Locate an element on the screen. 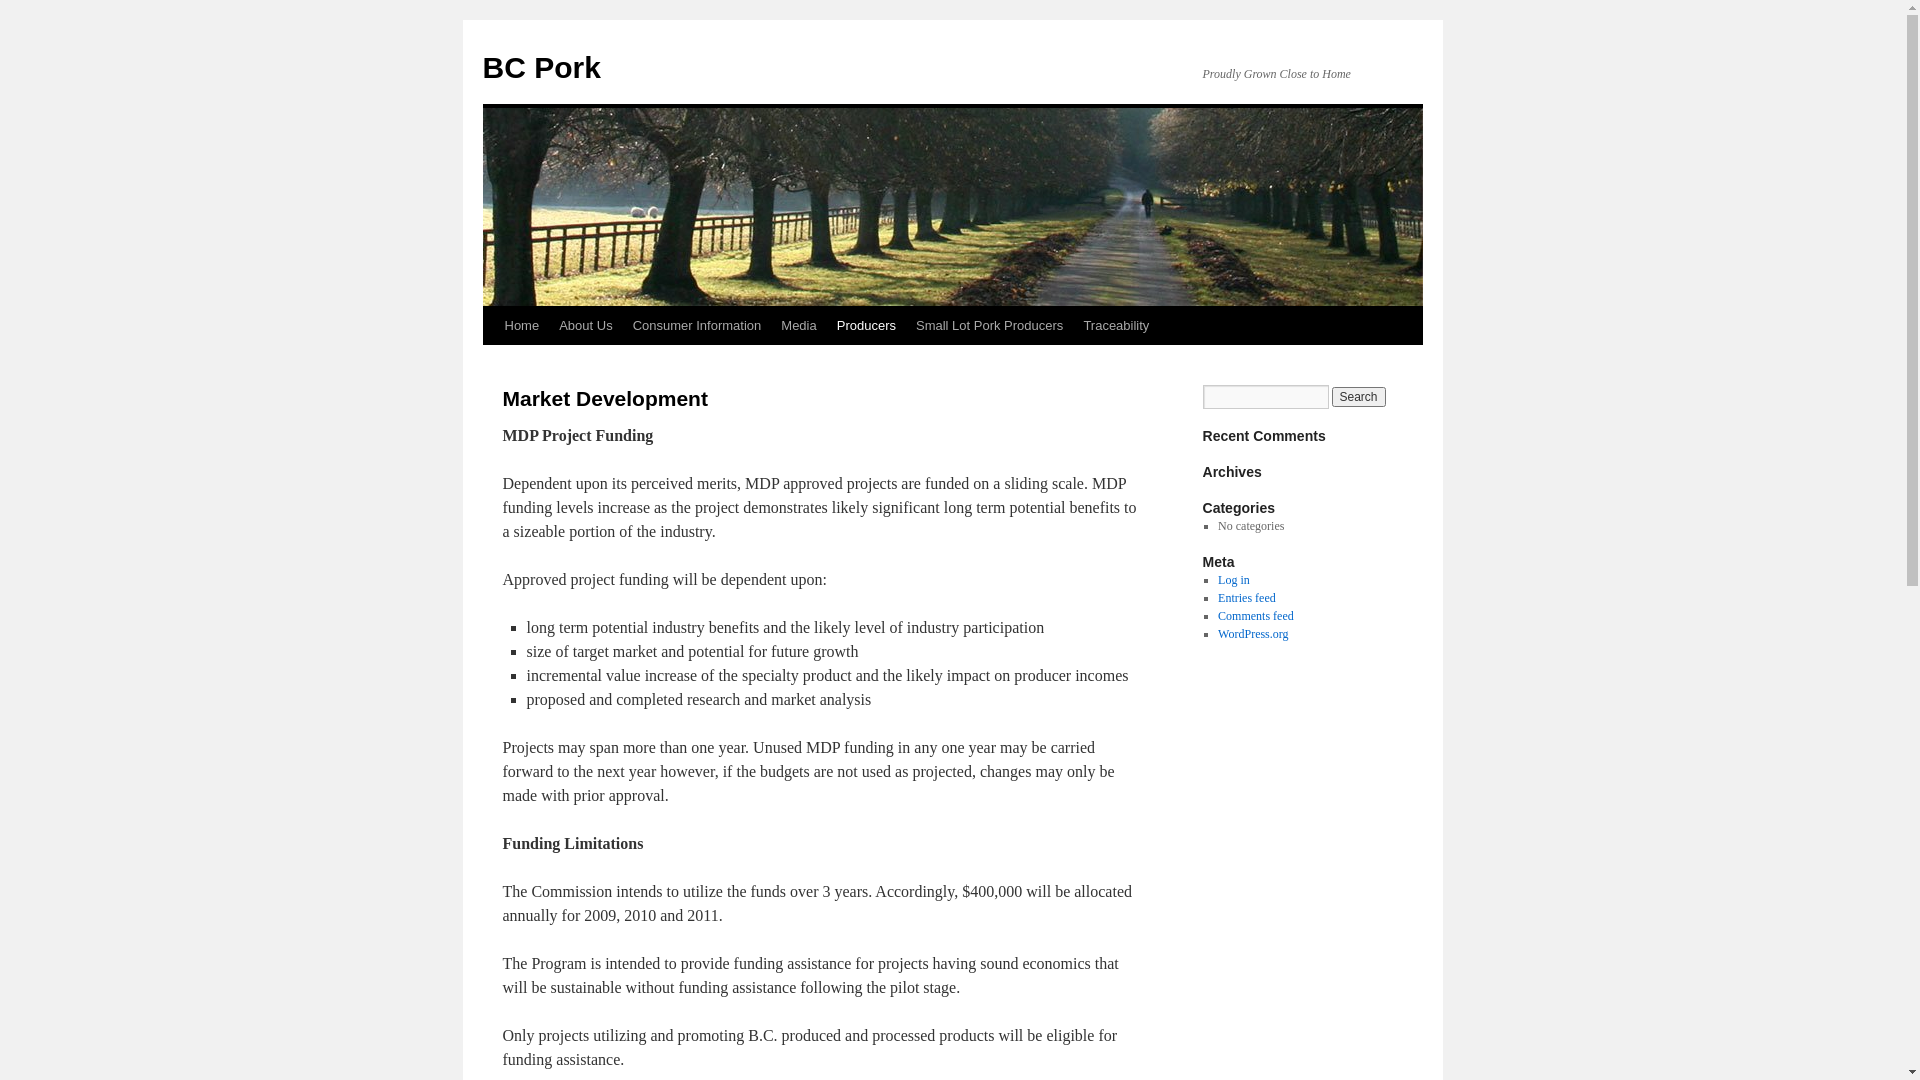 This screenshot has height=1080, width=1920. 'Media' is located at coordinates (797, 325).